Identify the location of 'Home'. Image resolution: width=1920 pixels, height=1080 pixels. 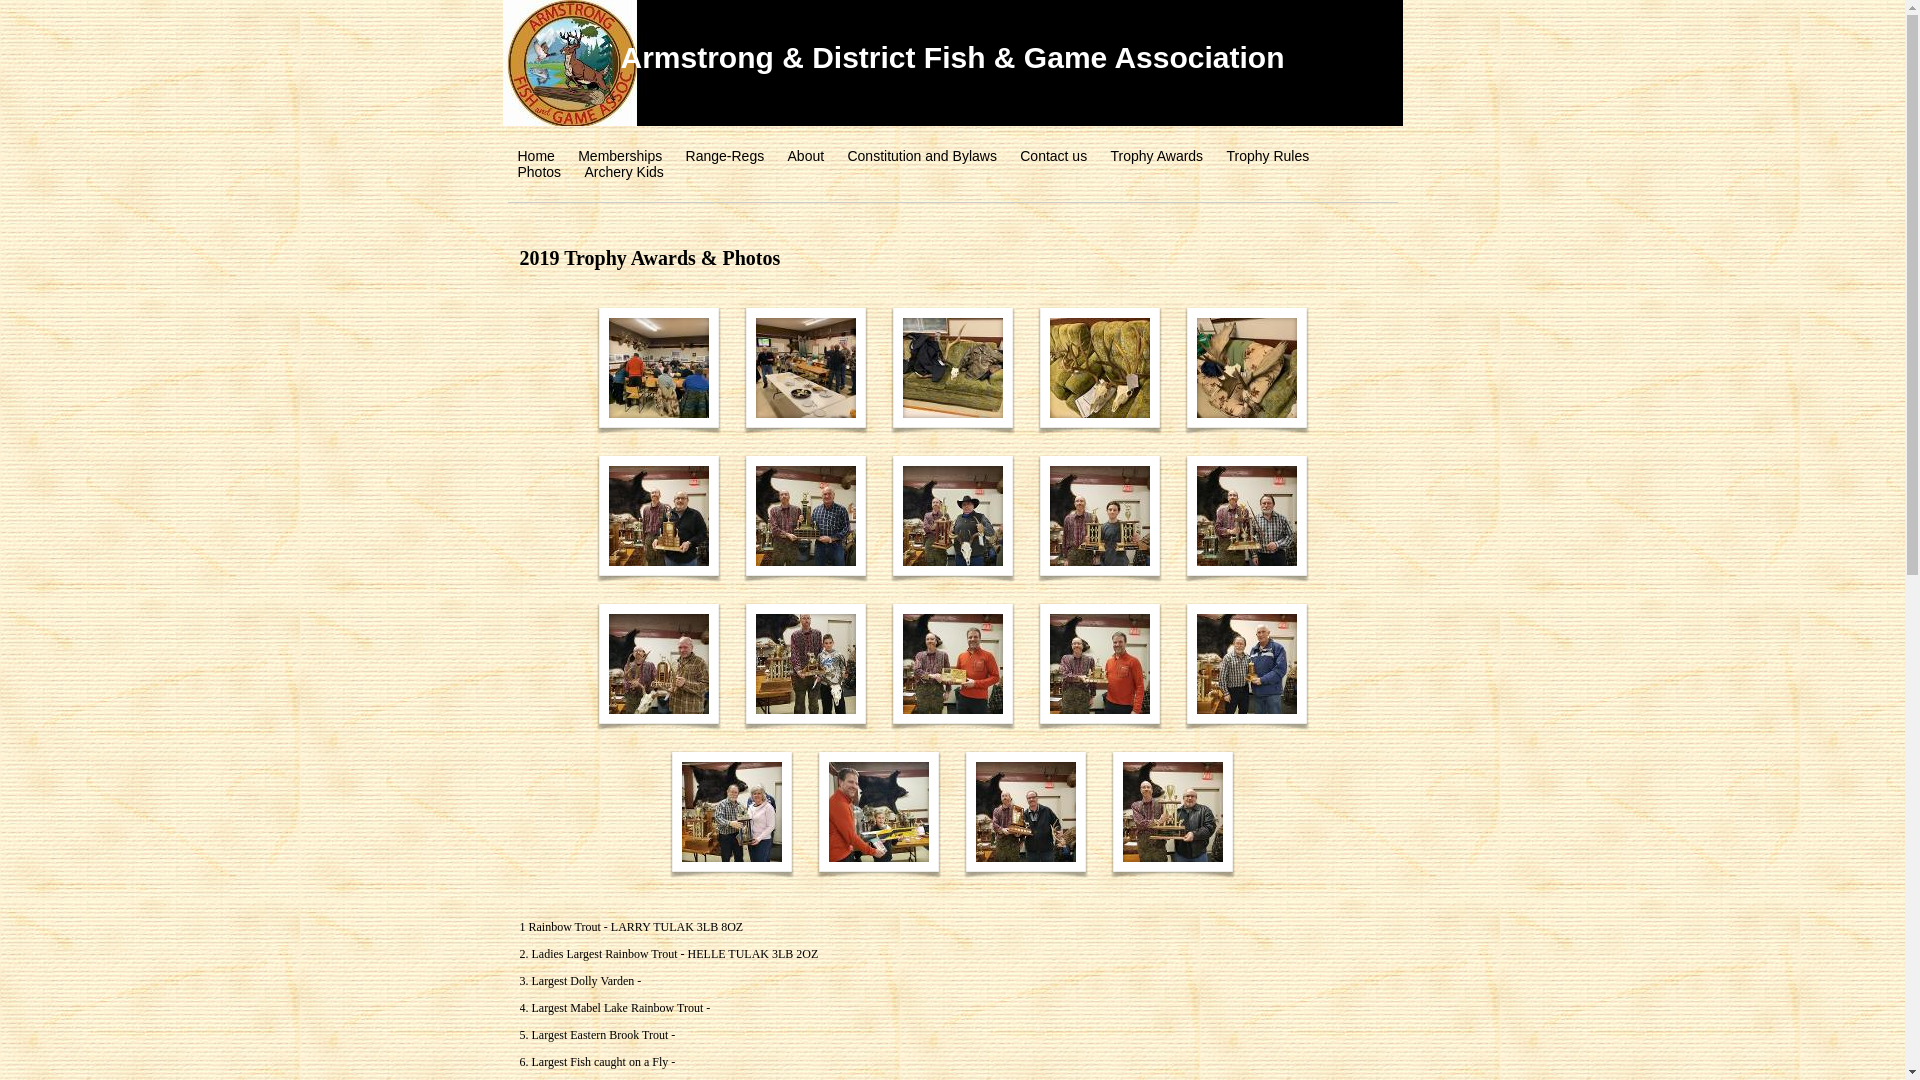
(536, 154).